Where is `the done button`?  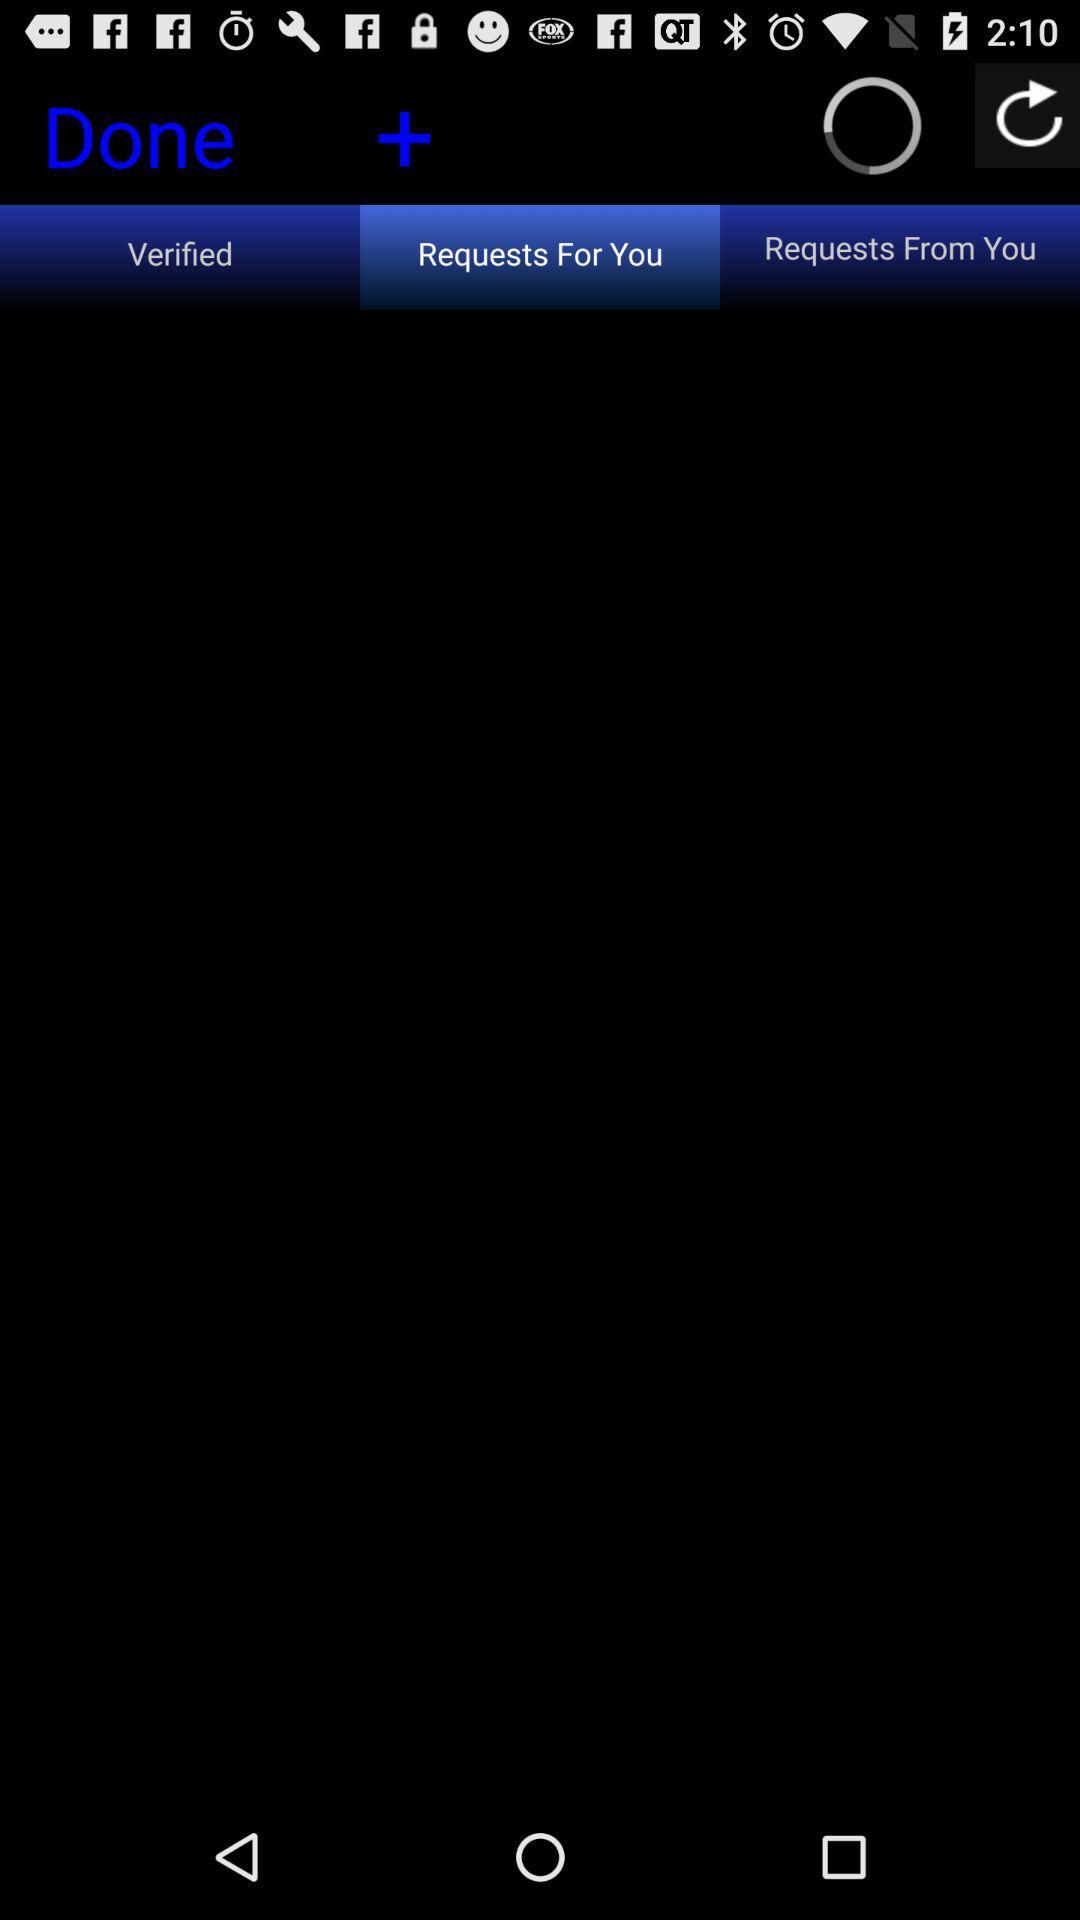
the done button is located at coordinates (172, 140).